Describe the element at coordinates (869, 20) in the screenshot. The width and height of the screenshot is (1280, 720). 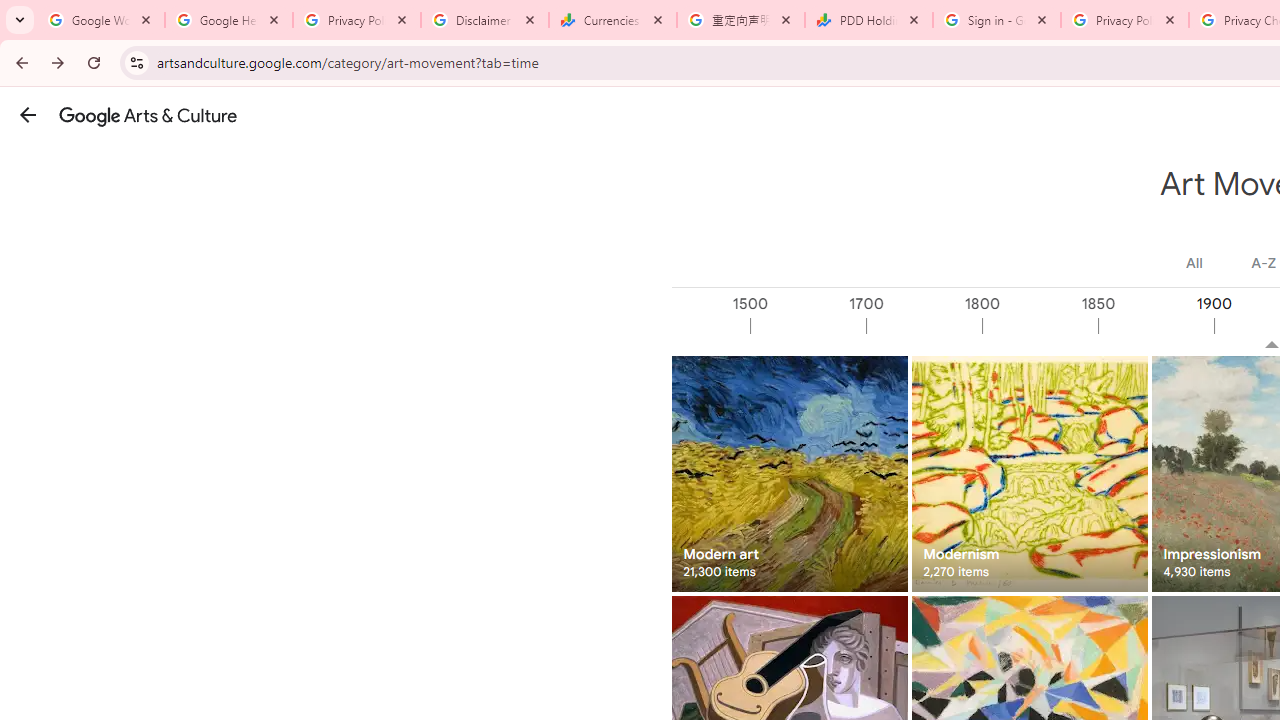
I see `'PDD Holdings Inc - ADR (PDD) Price & News - Google Finance'` at that location.